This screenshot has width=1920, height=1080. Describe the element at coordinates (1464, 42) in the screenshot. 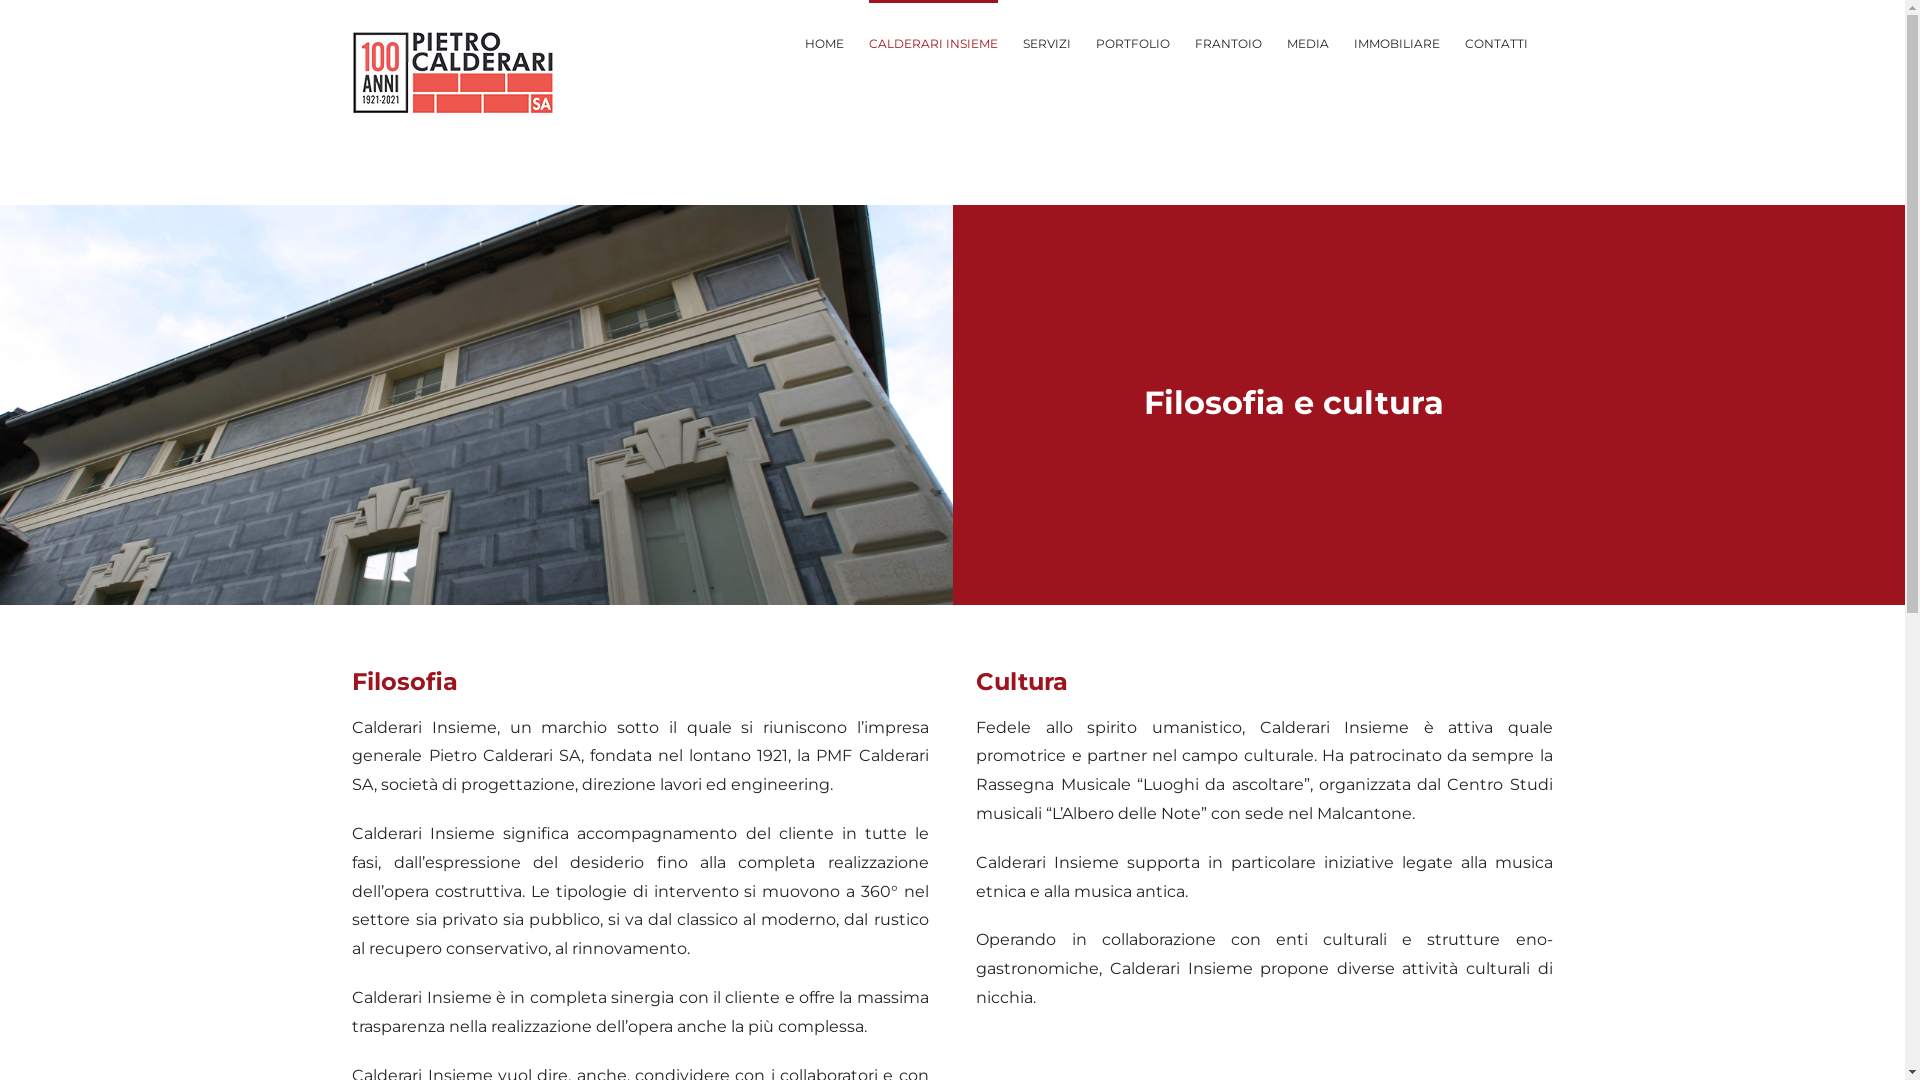

I see `'CONTATTI'` at that location.